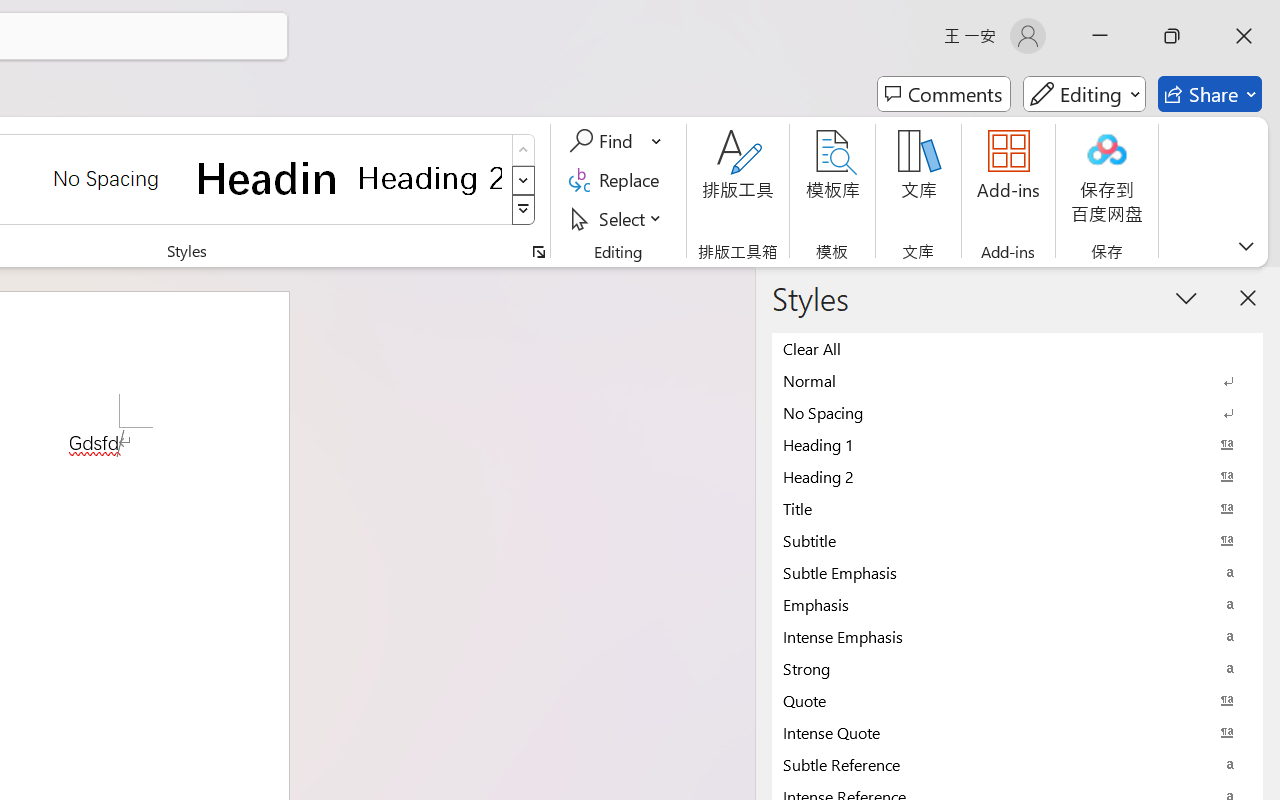 Image resolution: width=1280 pixels, height=800 pixels. I want to click on 'Row up', so click(523, 150).